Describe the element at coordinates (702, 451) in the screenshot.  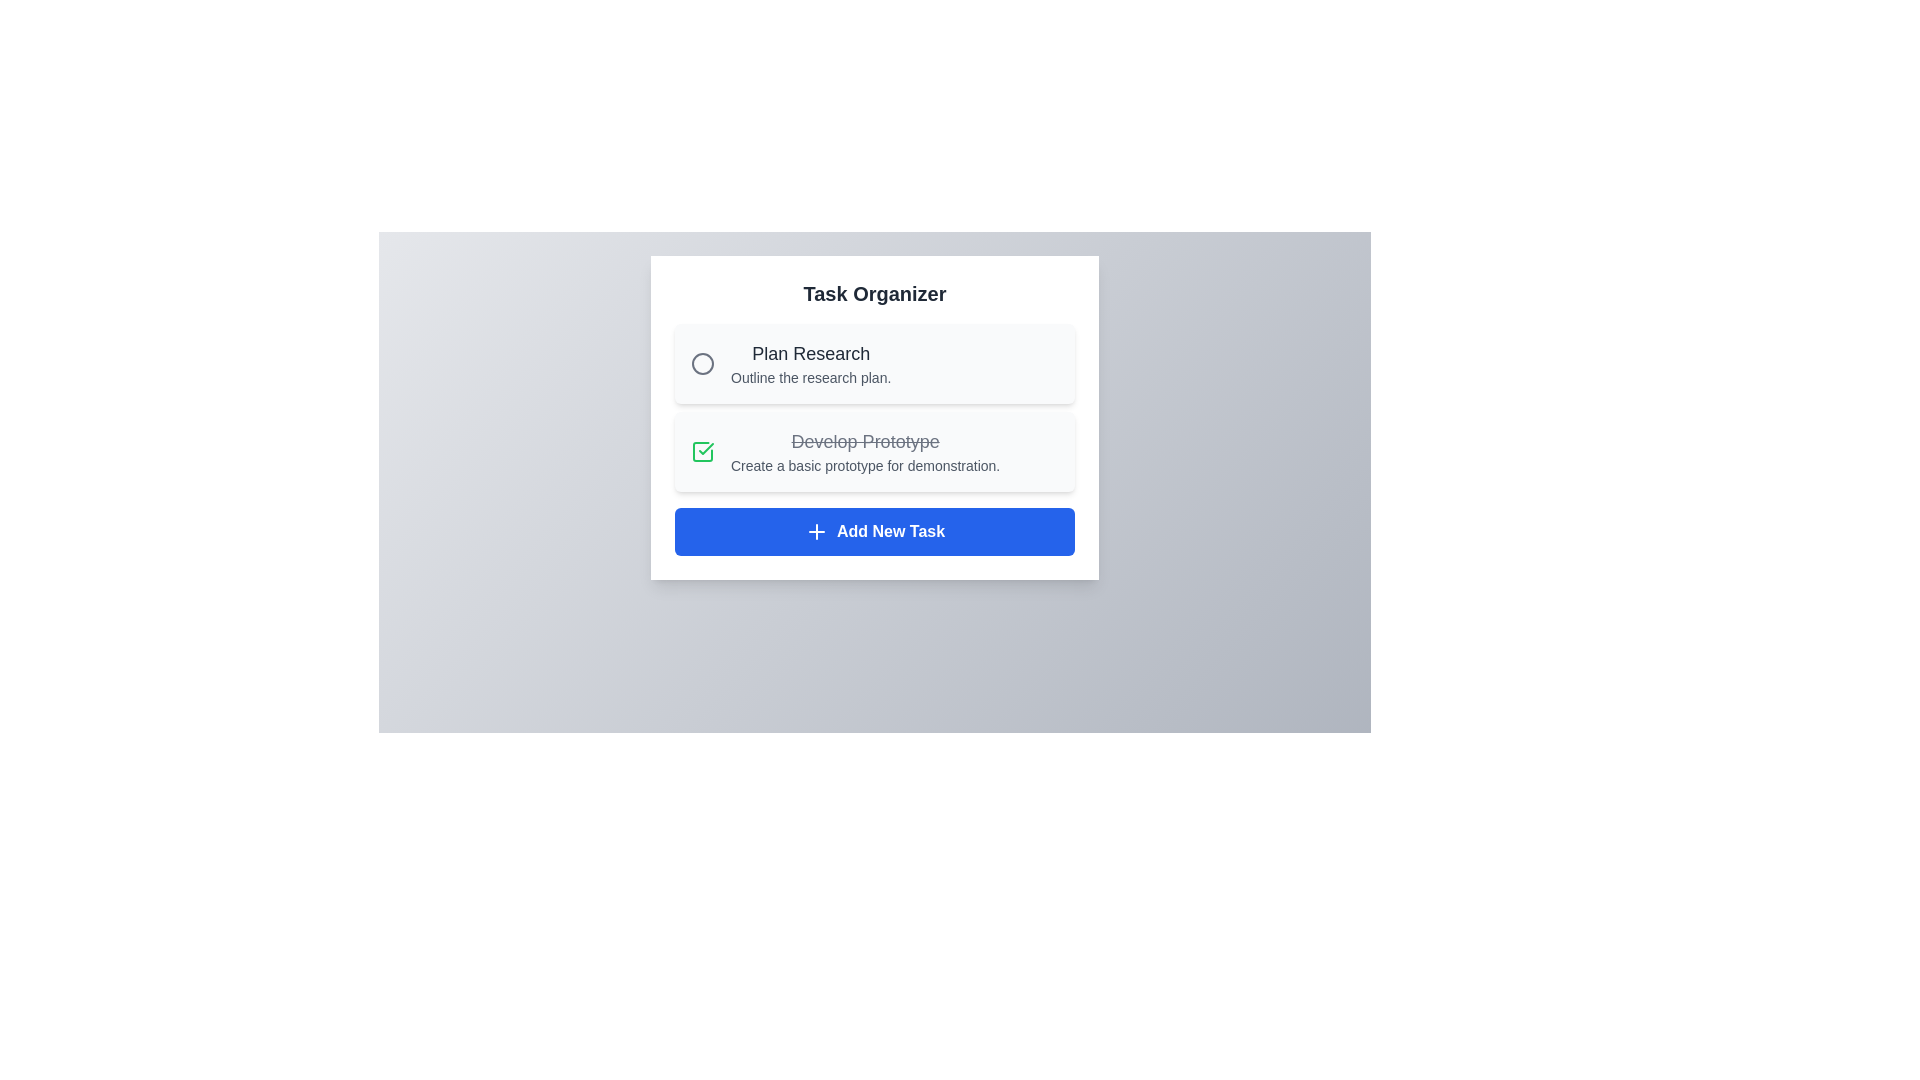
I see `the task titled 'Develop Prototype'` at that location.